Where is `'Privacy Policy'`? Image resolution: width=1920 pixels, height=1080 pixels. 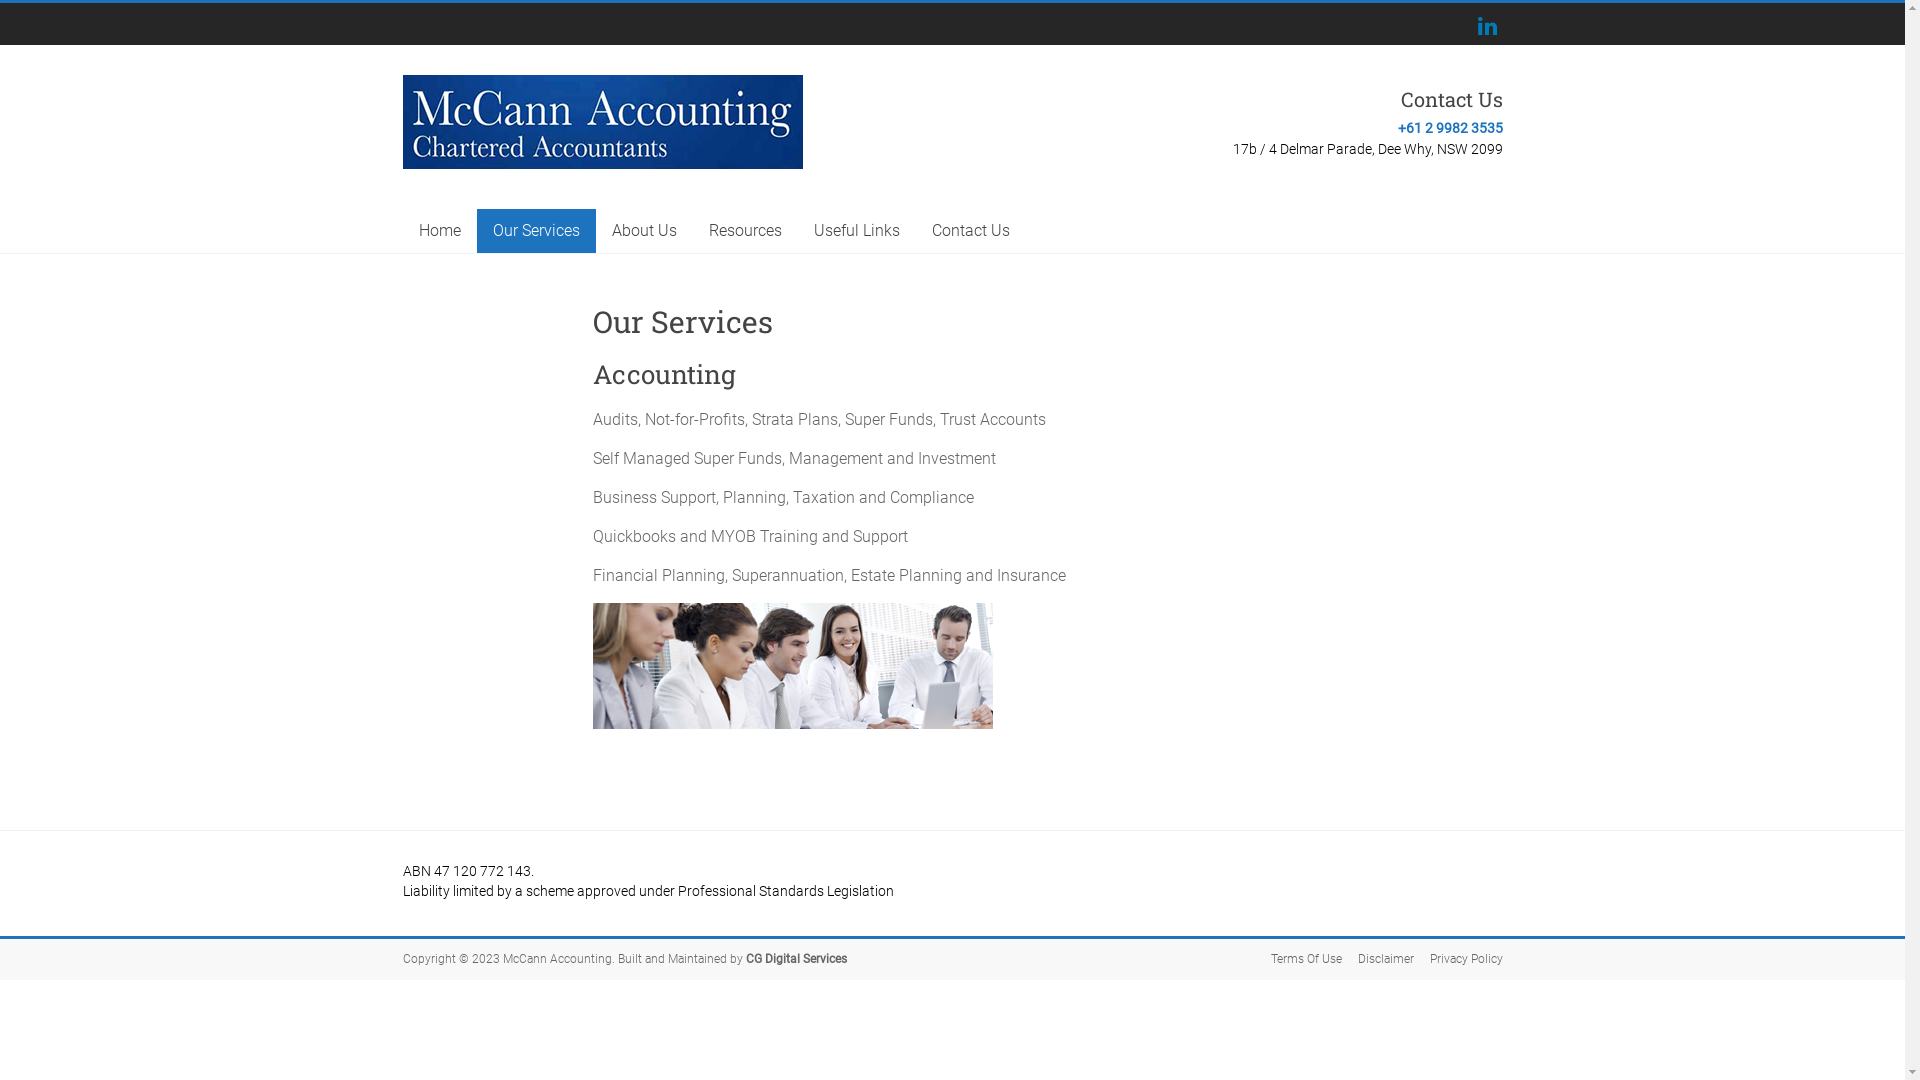
'Privacy Policy' is located at coordinates (1458, 958).